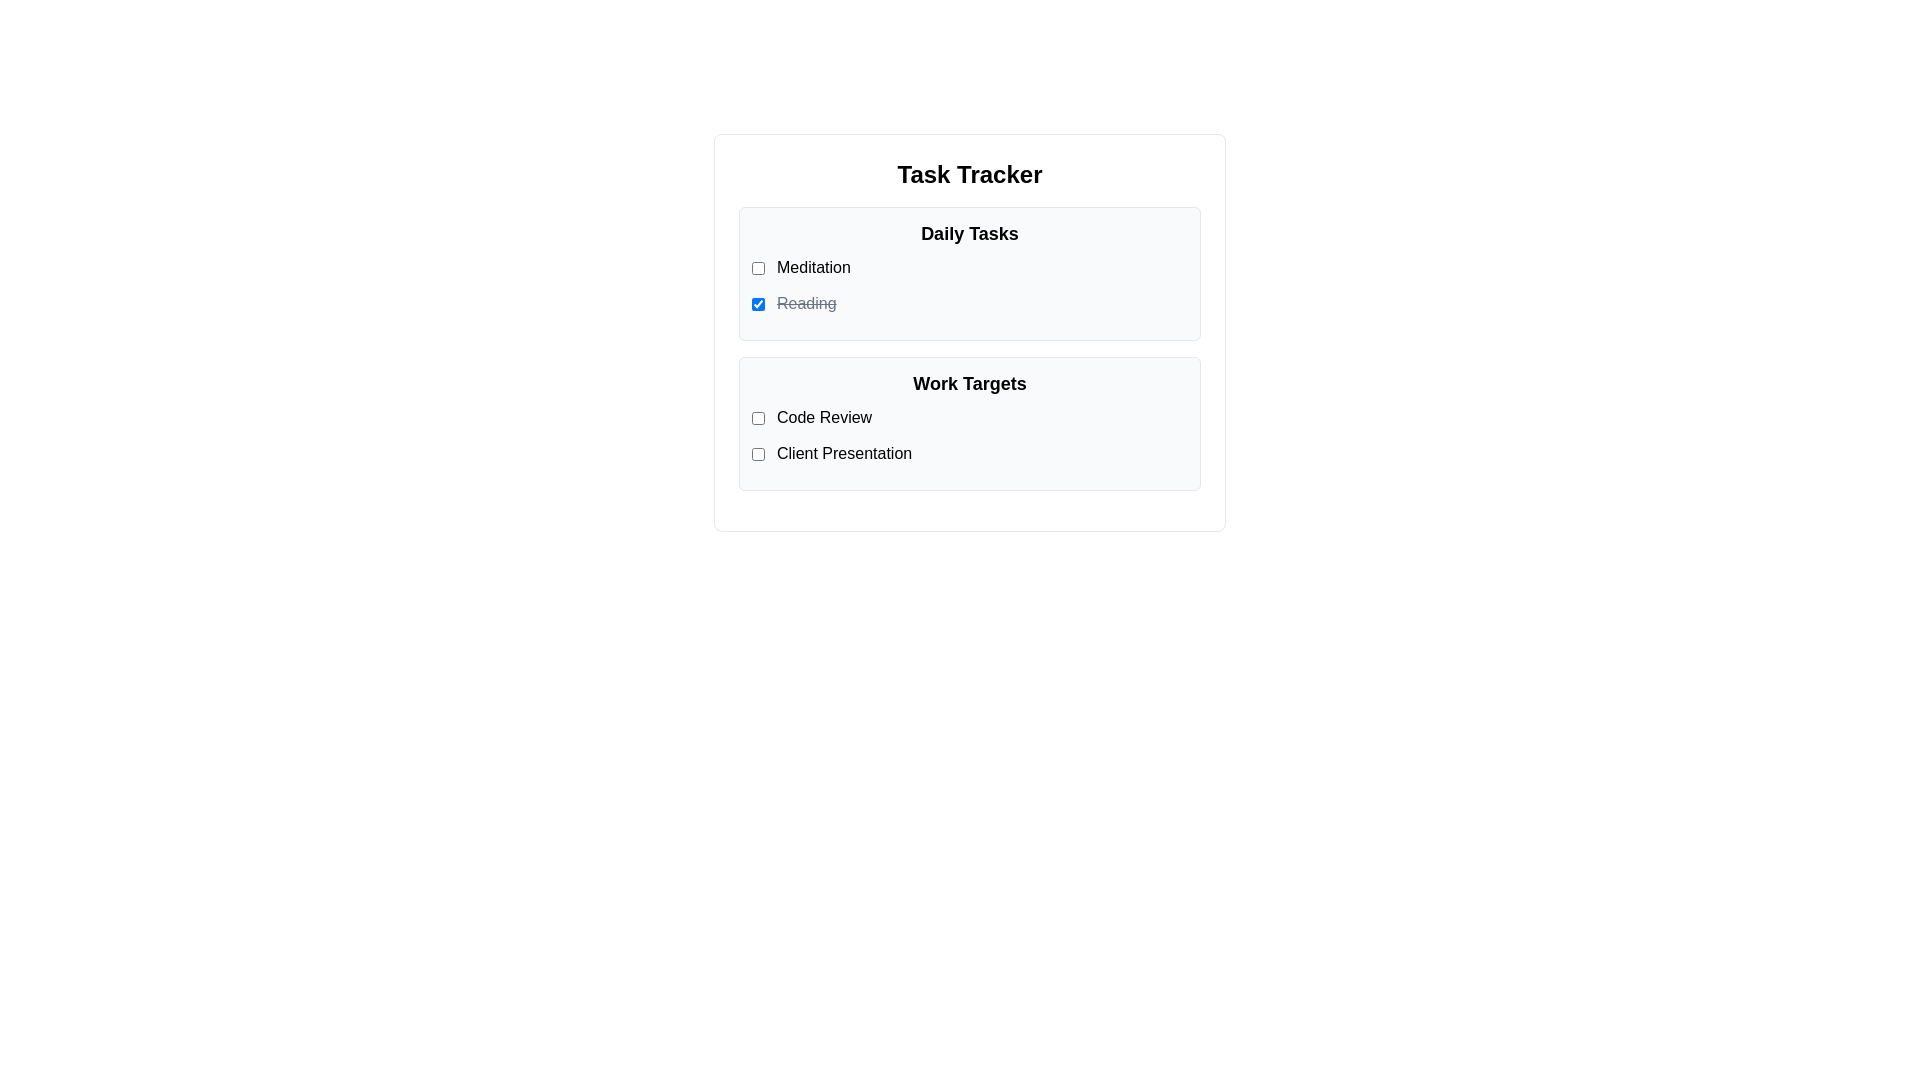  What do you see at coordinates (969, 434) in the screenshot?
I see `the checklist labels in the 'Work Targets' section` at bounding box center [969, 434].